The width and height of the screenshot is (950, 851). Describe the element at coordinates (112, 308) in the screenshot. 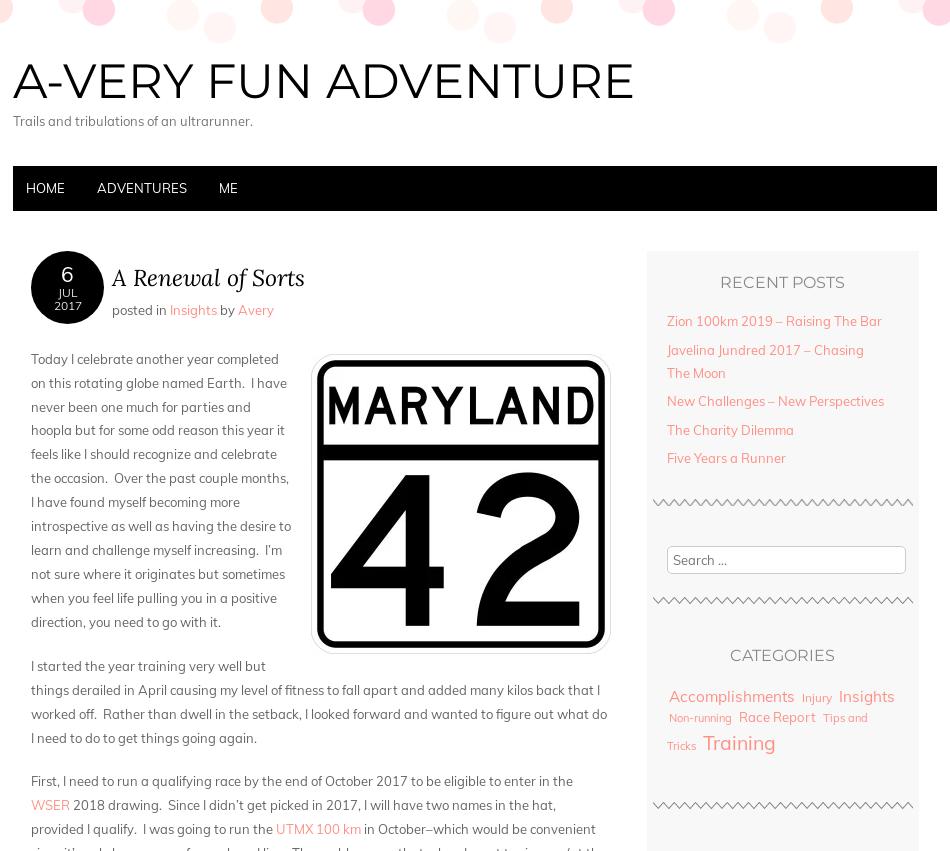

I see `'Posted in'` at that location.